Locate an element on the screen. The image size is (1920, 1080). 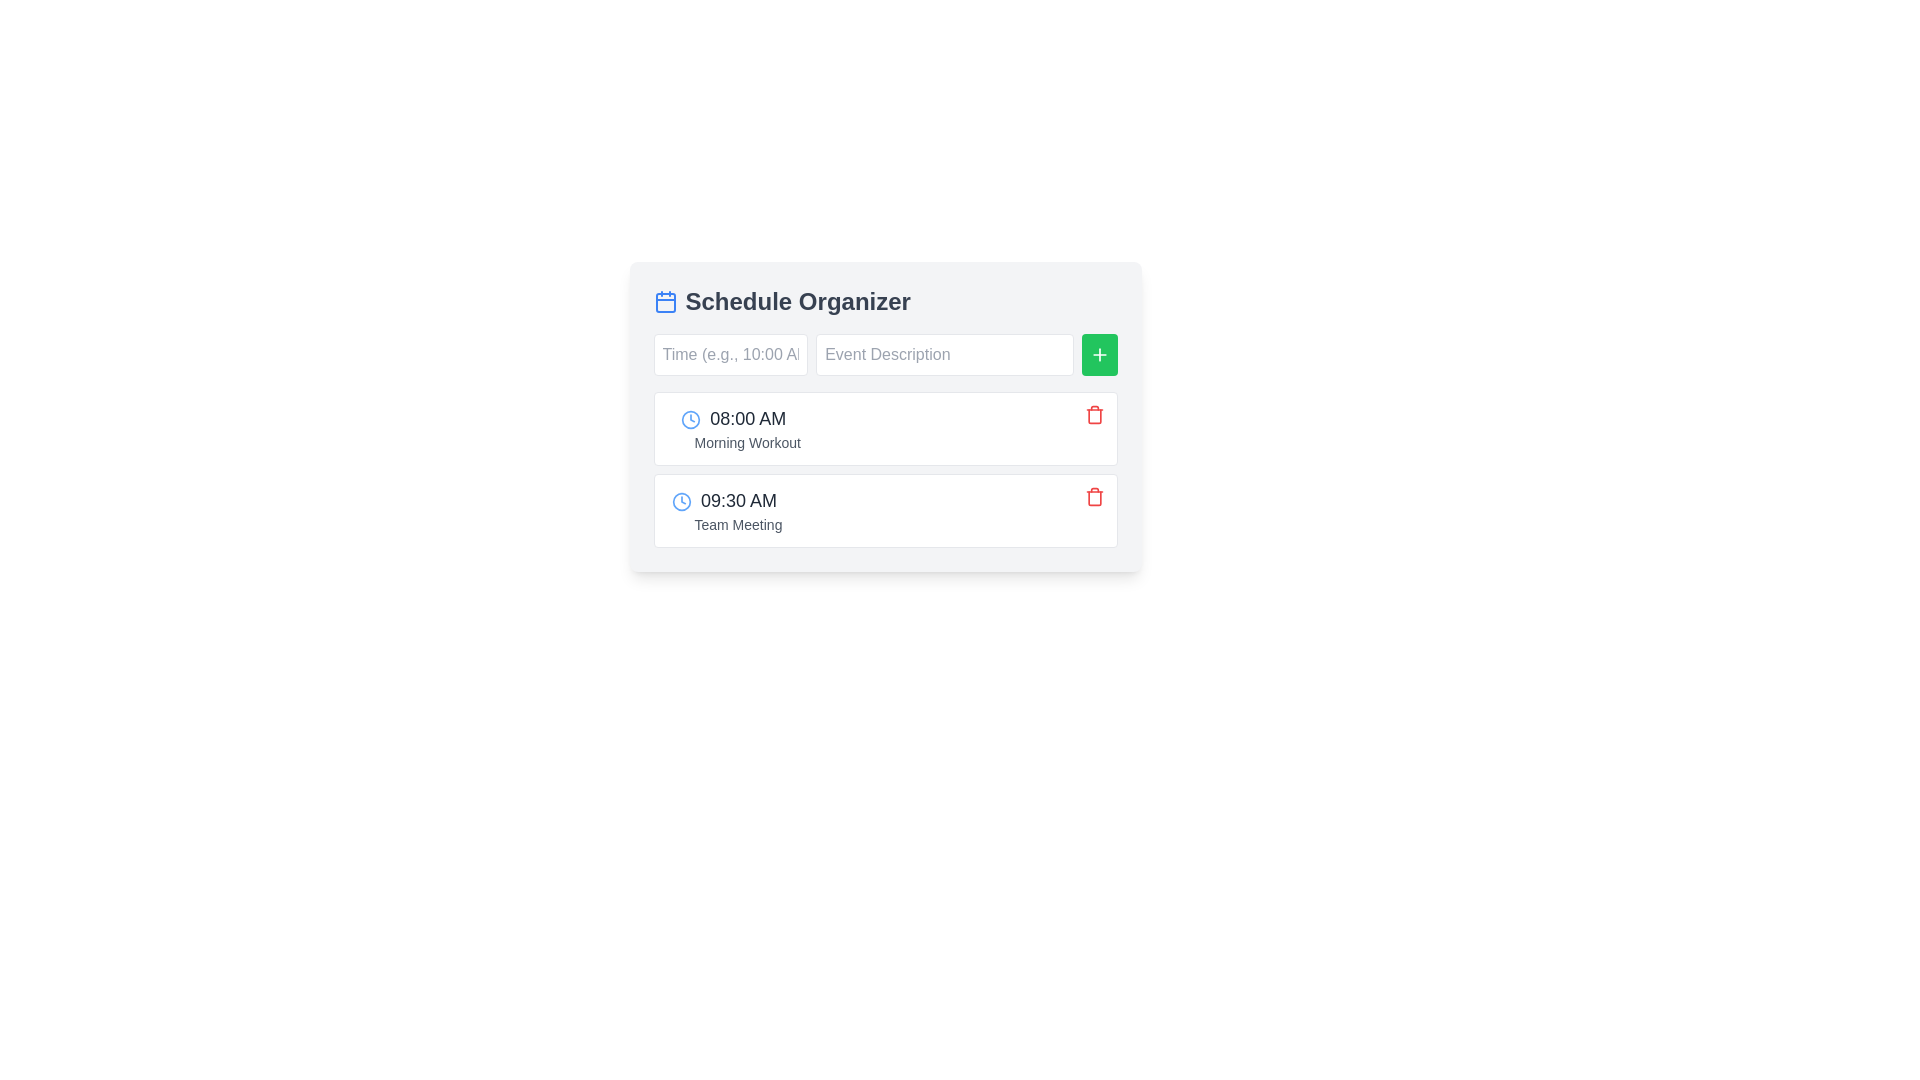
the second event entry in the schedule list, which displays '09:30 AM Team Meeting' and includes a clock icon and a delete button, by clicking on it is located at coordinates (884, 509).